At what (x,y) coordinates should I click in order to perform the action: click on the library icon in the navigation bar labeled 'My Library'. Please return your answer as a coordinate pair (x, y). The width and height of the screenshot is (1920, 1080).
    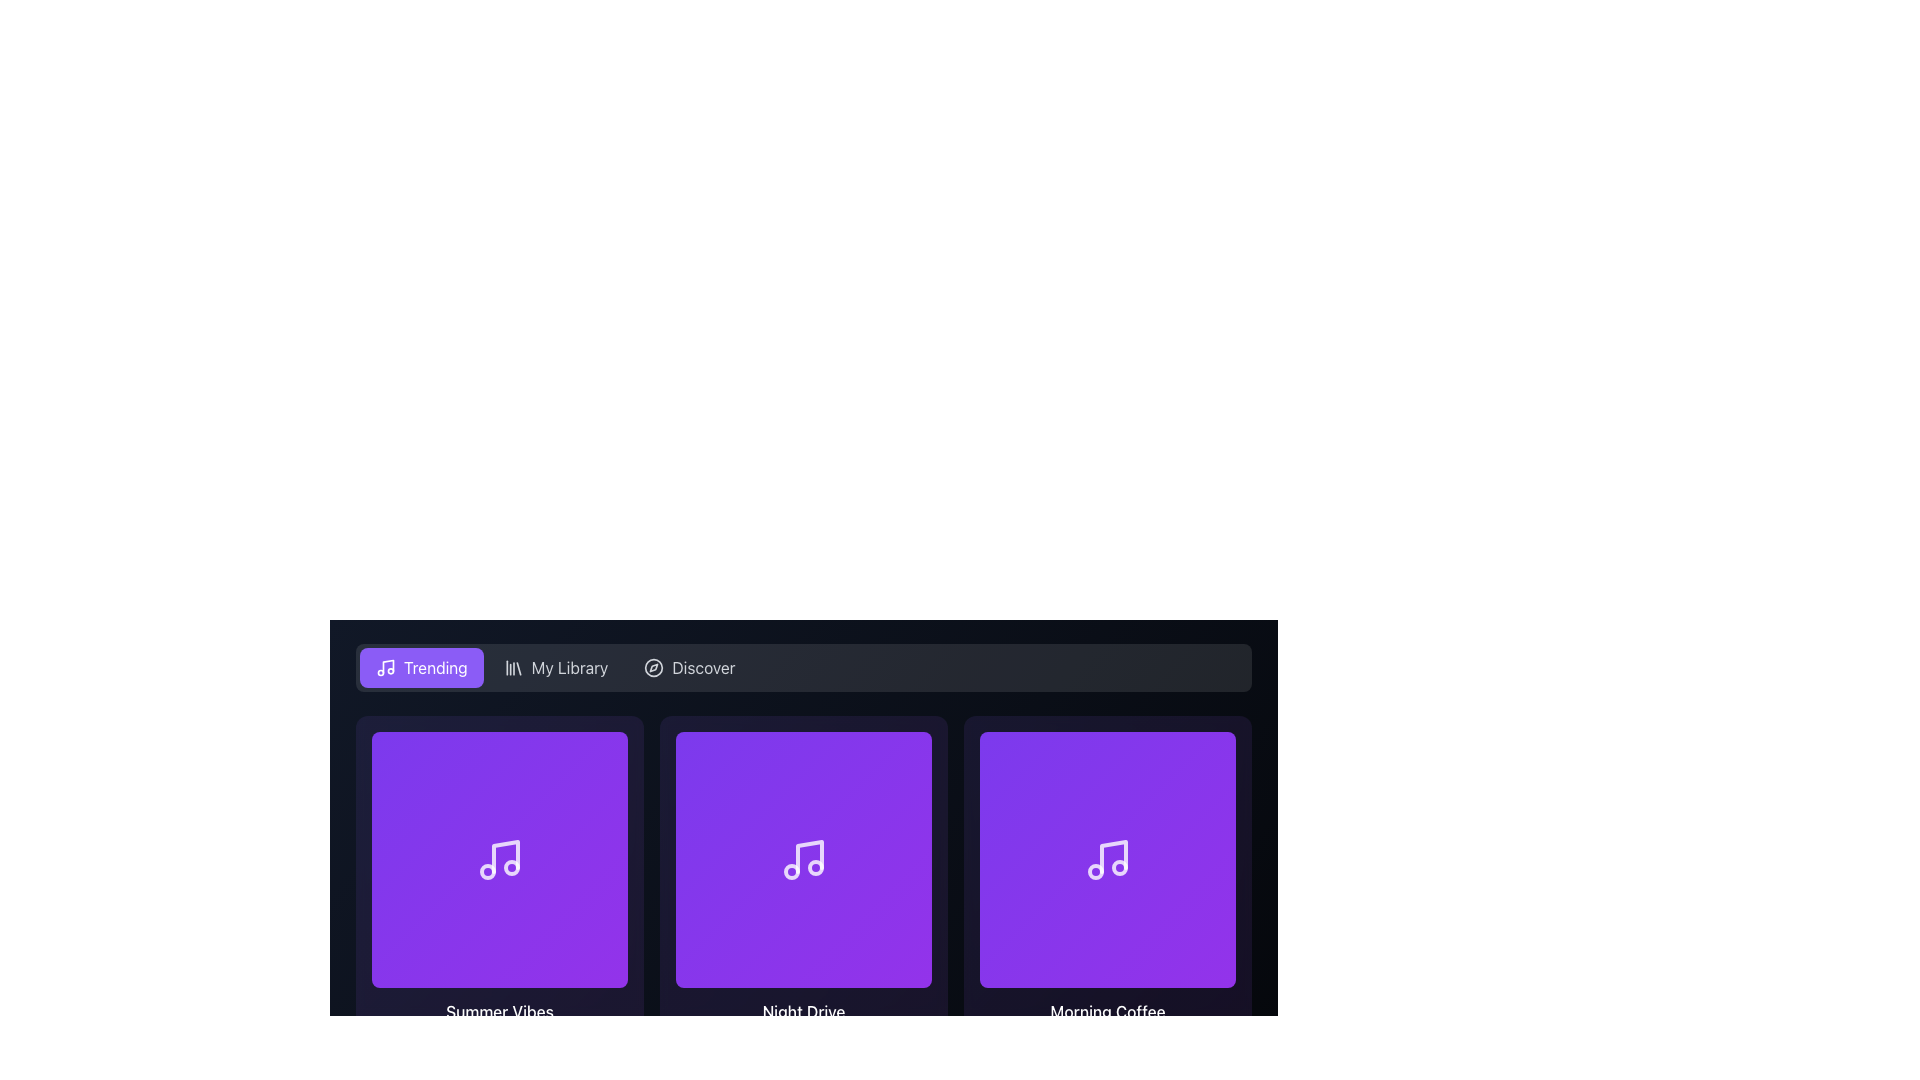
    Looking at the image, I should click on (513, 667).